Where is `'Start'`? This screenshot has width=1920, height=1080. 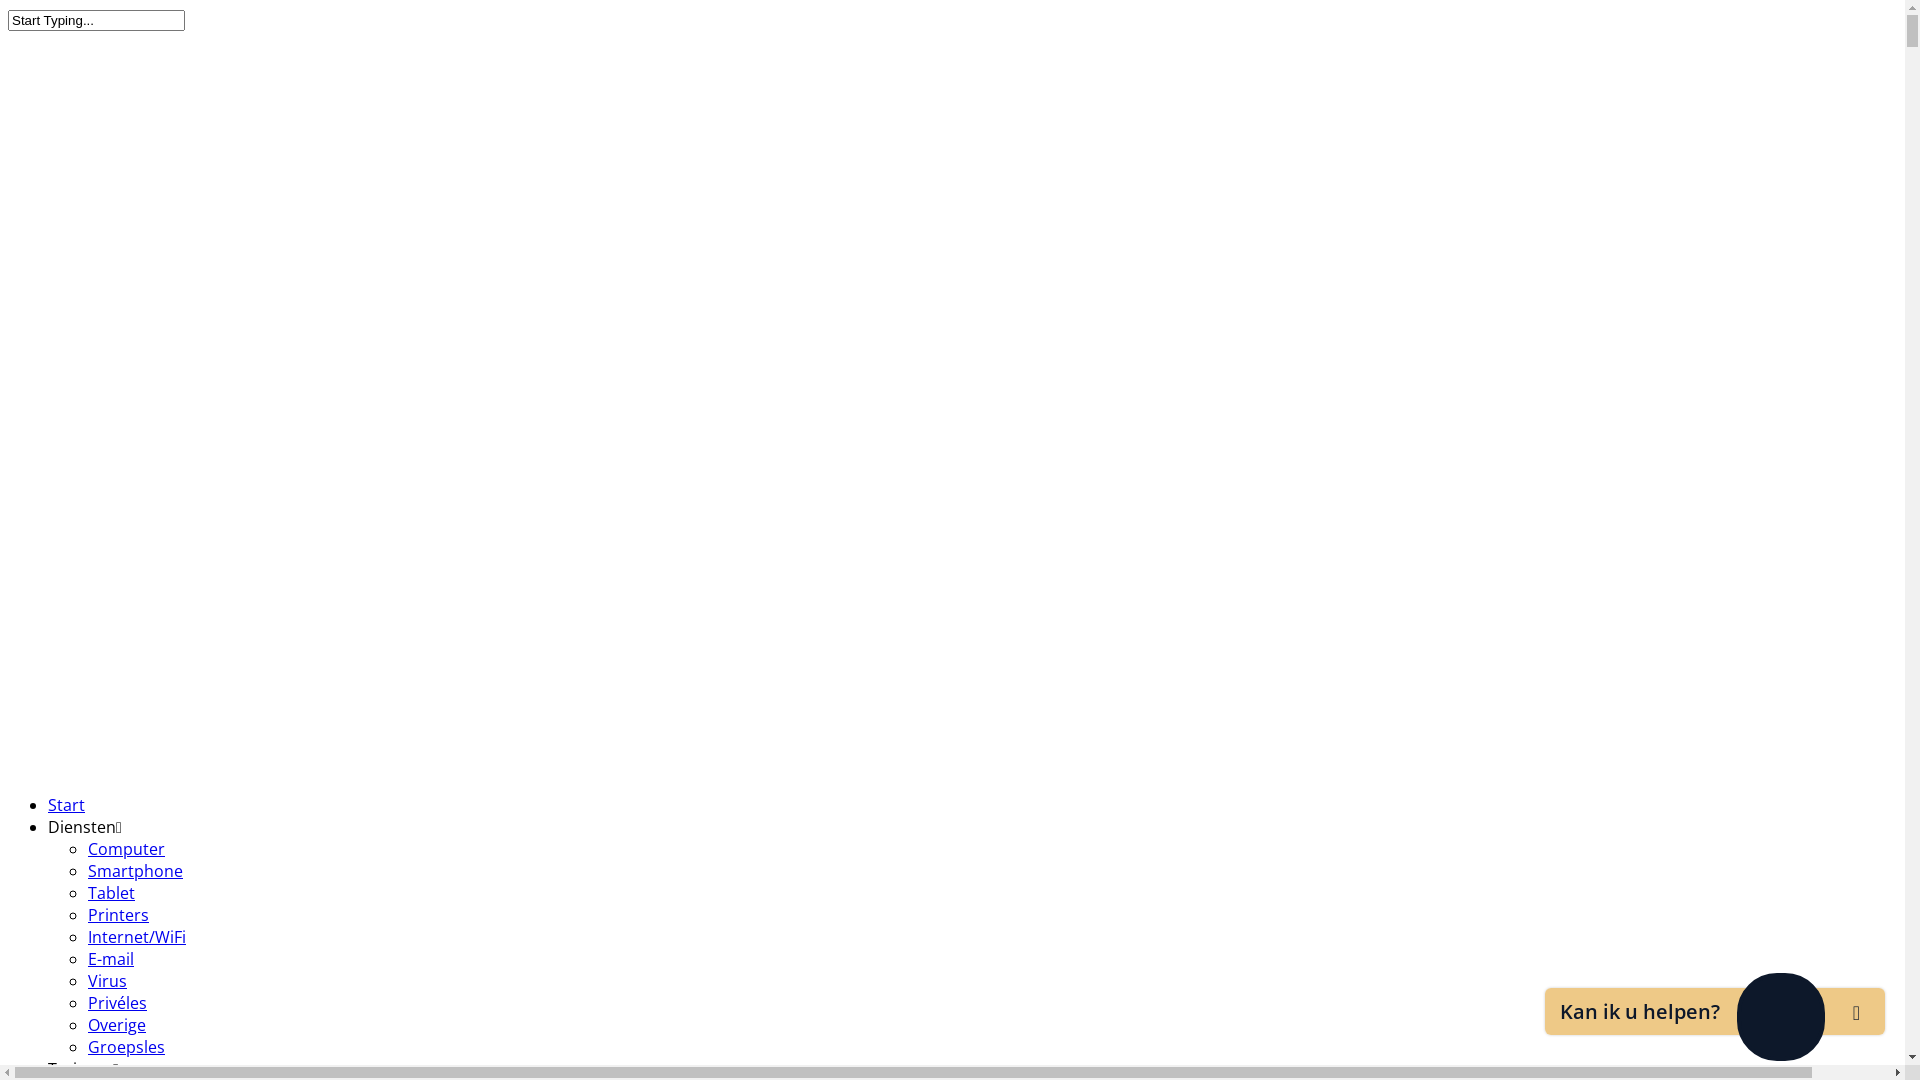
'Start' is located at coordinates (66, 804).